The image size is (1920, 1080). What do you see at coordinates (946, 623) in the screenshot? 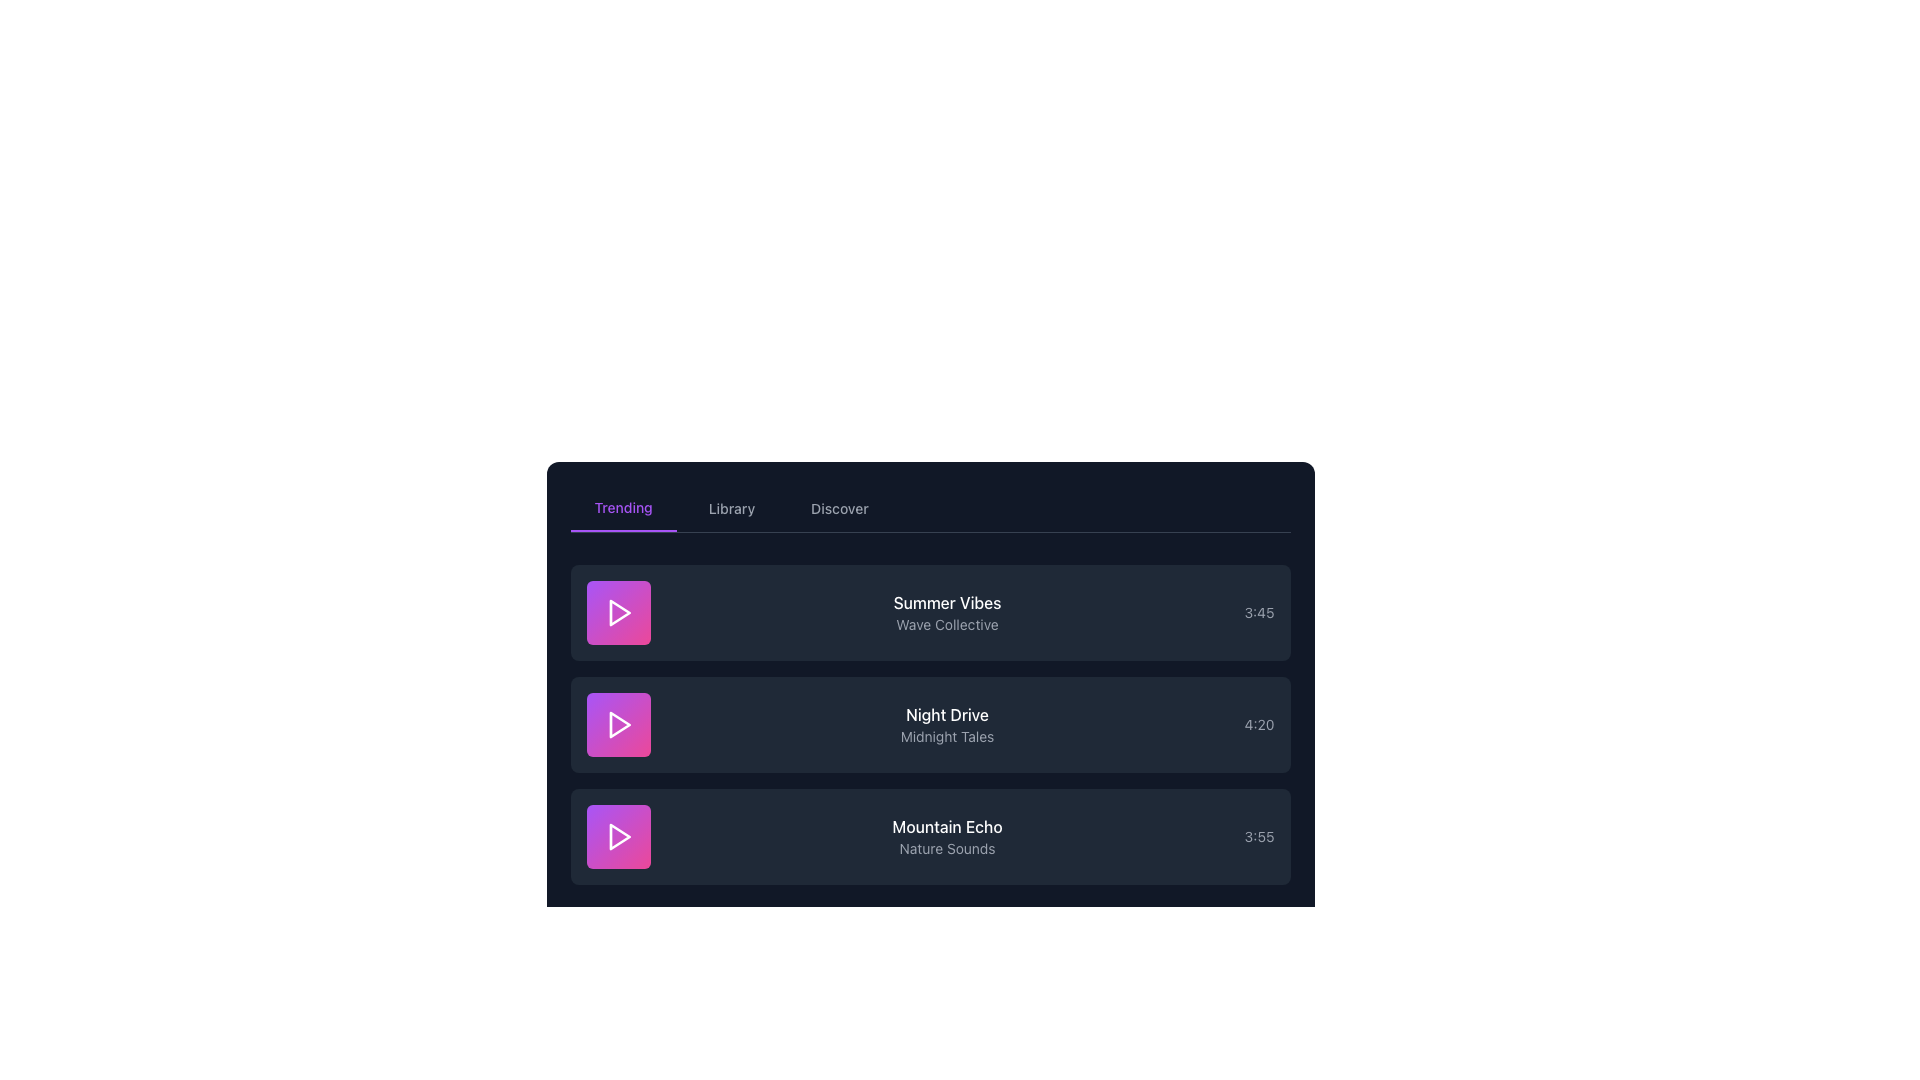
I see `the Text label located below the 'Summer Vibes' heading` at bounding box center [946, 623].